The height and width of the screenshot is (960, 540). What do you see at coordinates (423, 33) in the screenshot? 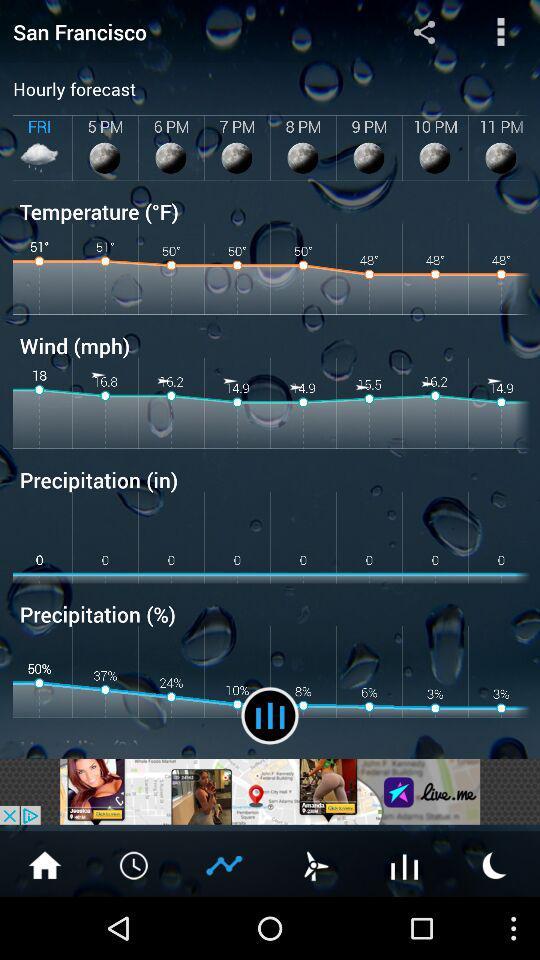
I see `the share icon` at bounding box center [423, 33].